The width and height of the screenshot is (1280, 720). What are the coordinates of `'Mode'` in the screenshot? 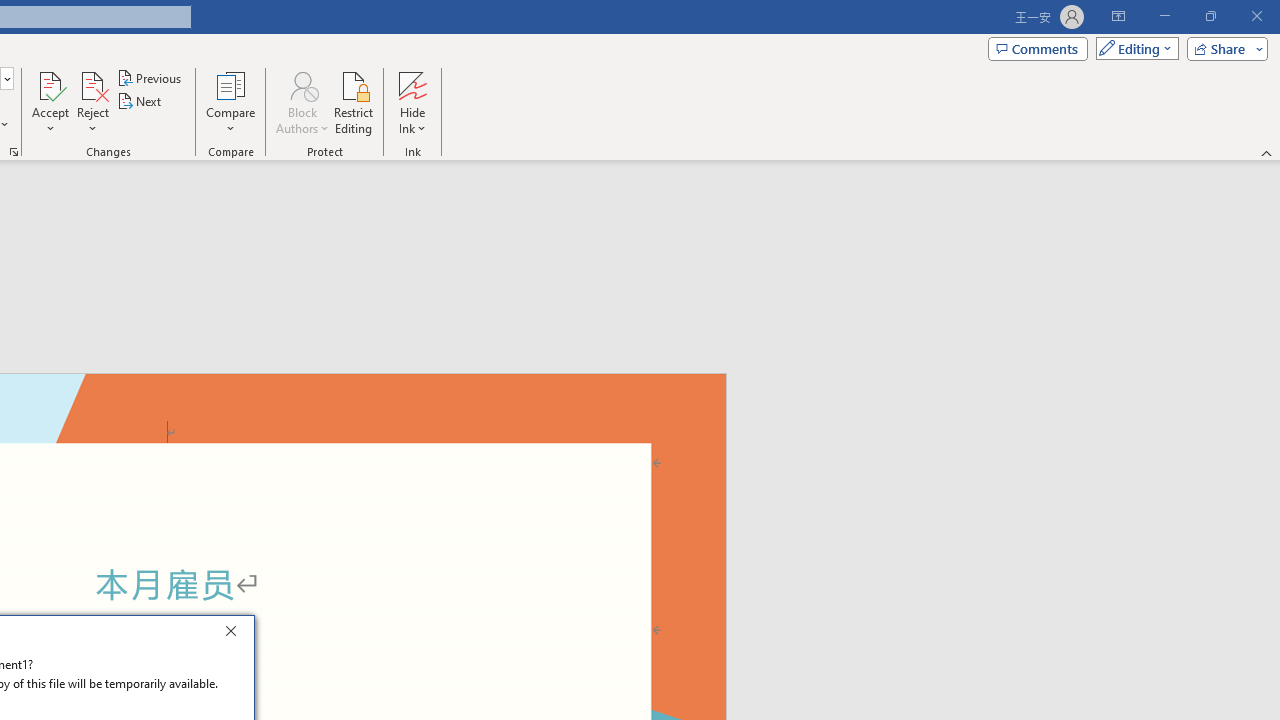 It's located at (1133, 47).